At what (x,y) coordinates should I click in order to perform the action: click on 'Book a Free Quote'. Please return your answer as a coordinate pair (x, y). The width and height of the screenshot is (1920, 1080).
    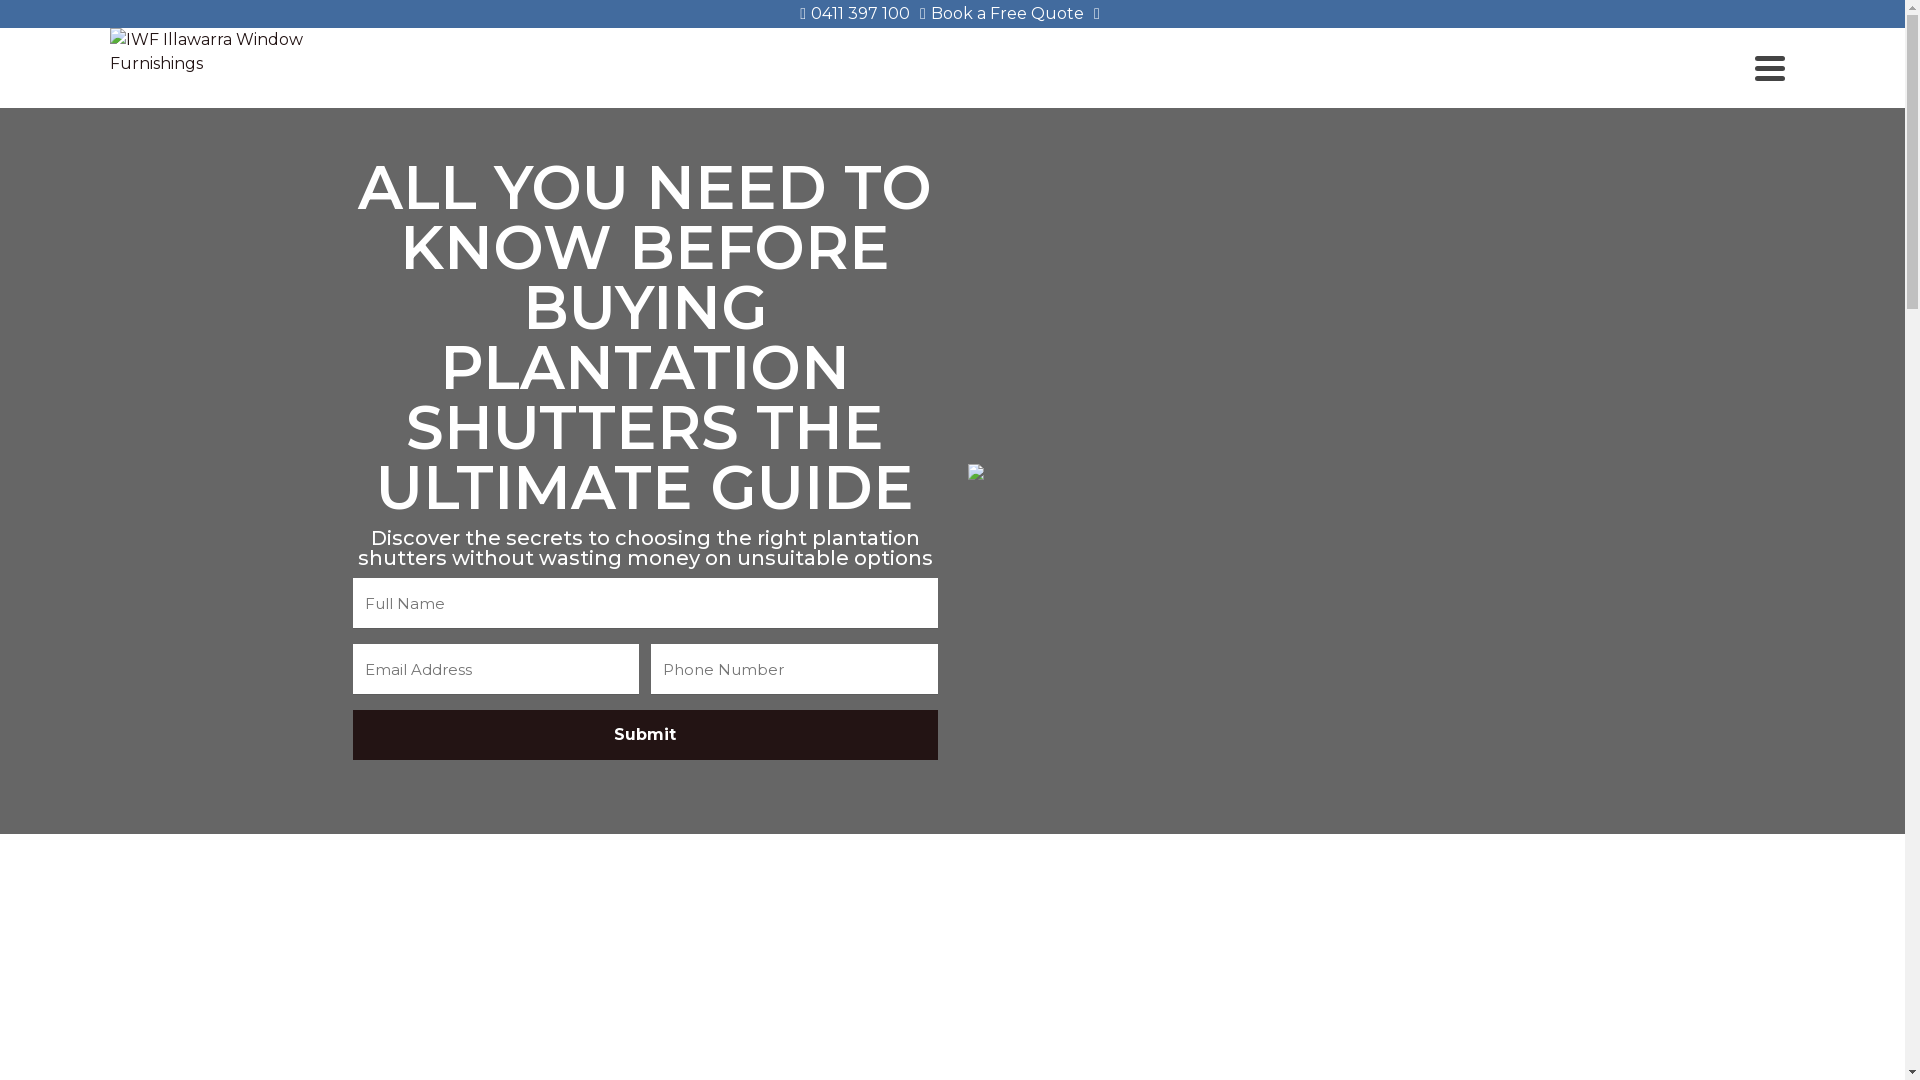
    Looking at the image, I should click on (1002, 14).